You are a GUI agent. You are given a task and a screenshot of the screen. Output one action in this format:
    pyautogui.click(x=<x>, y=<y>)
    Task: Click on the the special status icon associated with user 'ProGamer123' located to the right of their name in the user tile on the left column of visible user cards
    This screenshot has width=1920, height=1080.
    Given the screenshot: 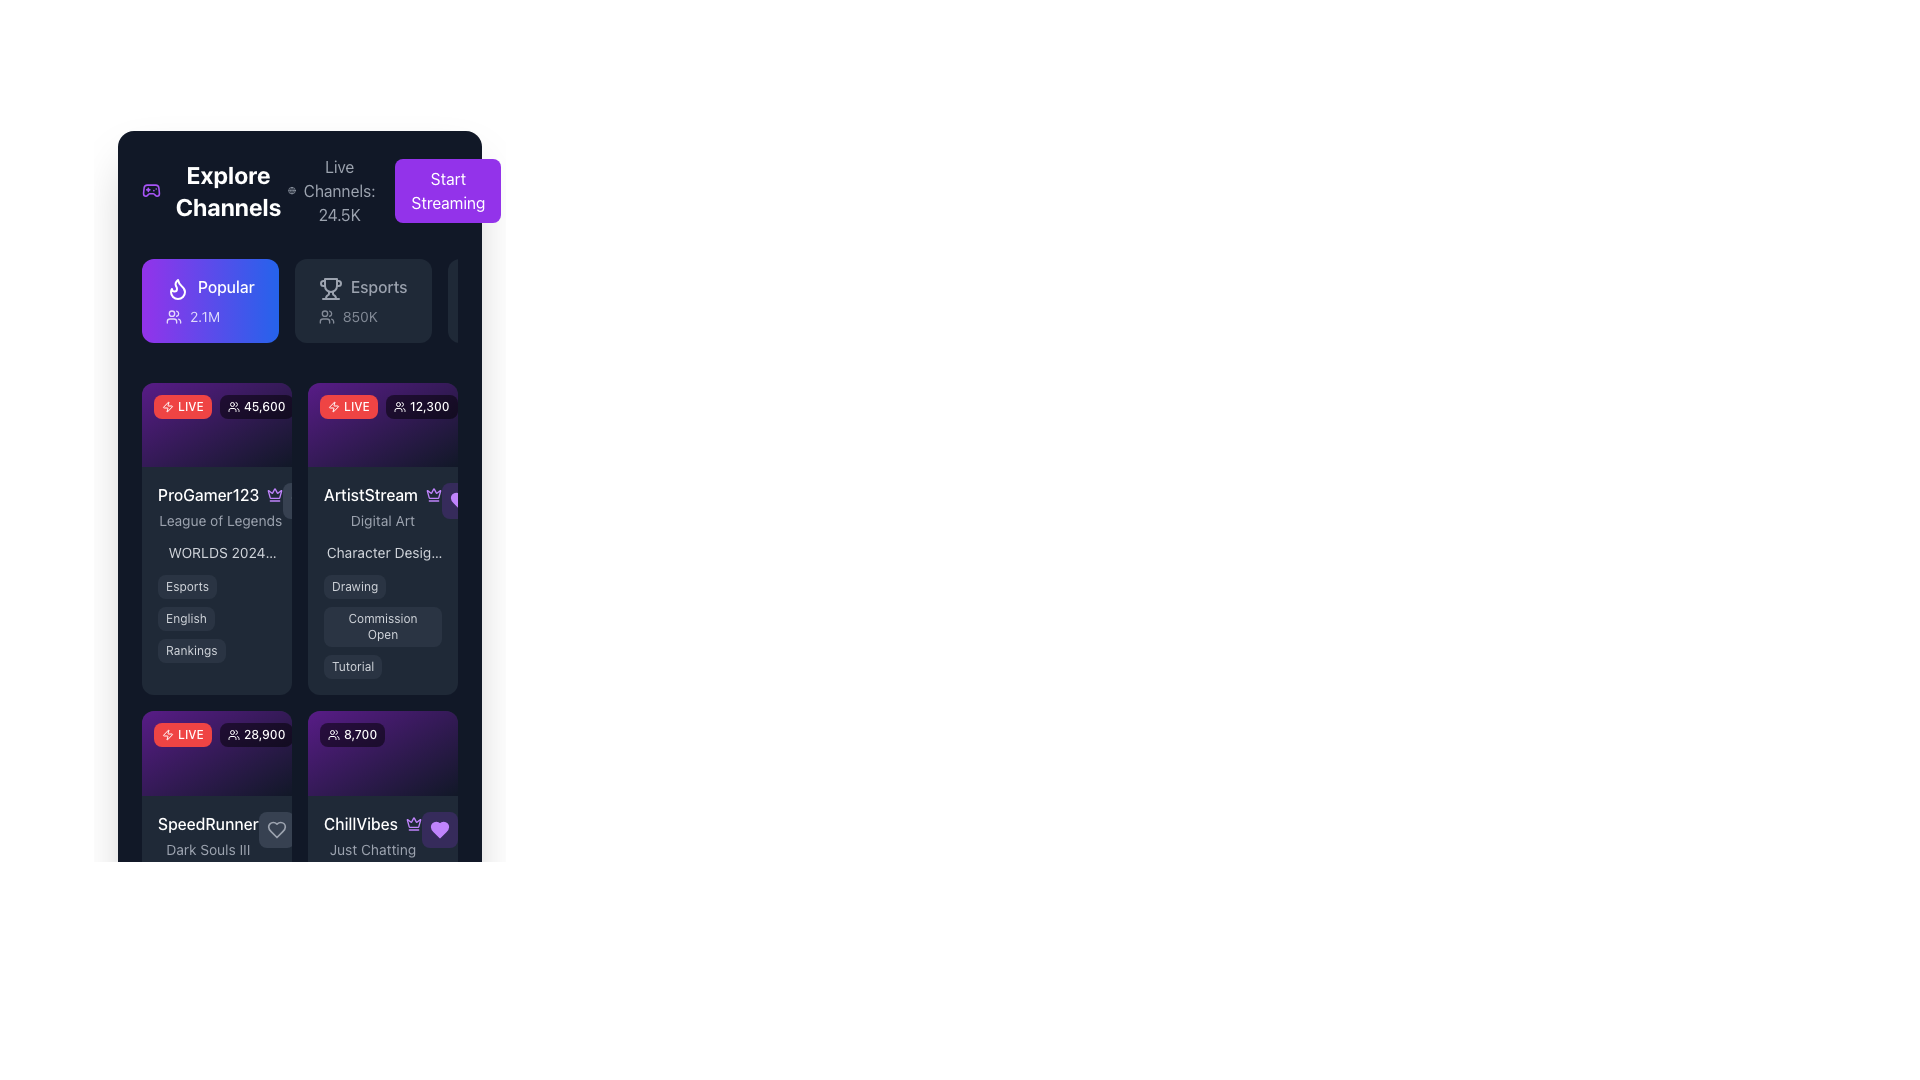 What is the action you would take?
    pyautogui.click(x=274, y=495)
    